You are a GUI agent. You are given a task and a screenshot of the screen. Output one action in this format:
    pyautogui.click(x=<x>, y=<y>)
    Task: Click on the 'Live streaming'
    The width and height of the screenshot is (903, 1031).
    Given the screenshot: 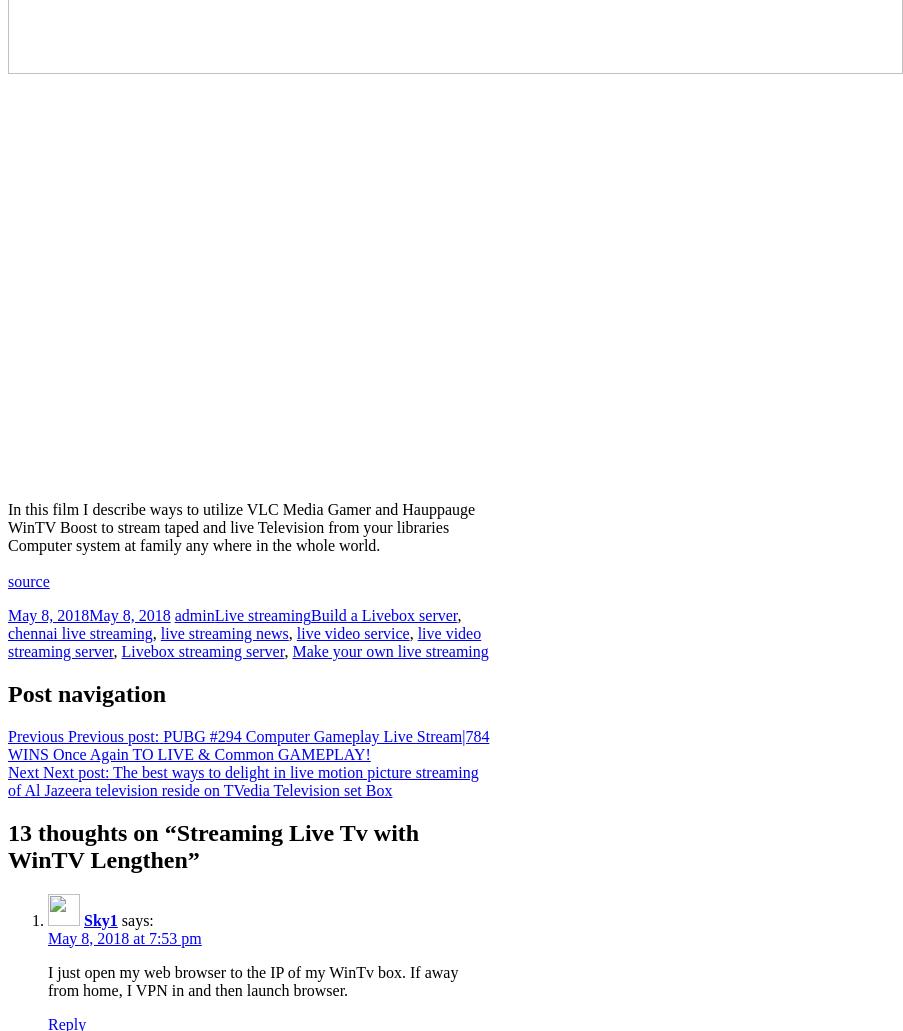 What is the action you would take?
    pyautogui.click(x=261, y=613)
    